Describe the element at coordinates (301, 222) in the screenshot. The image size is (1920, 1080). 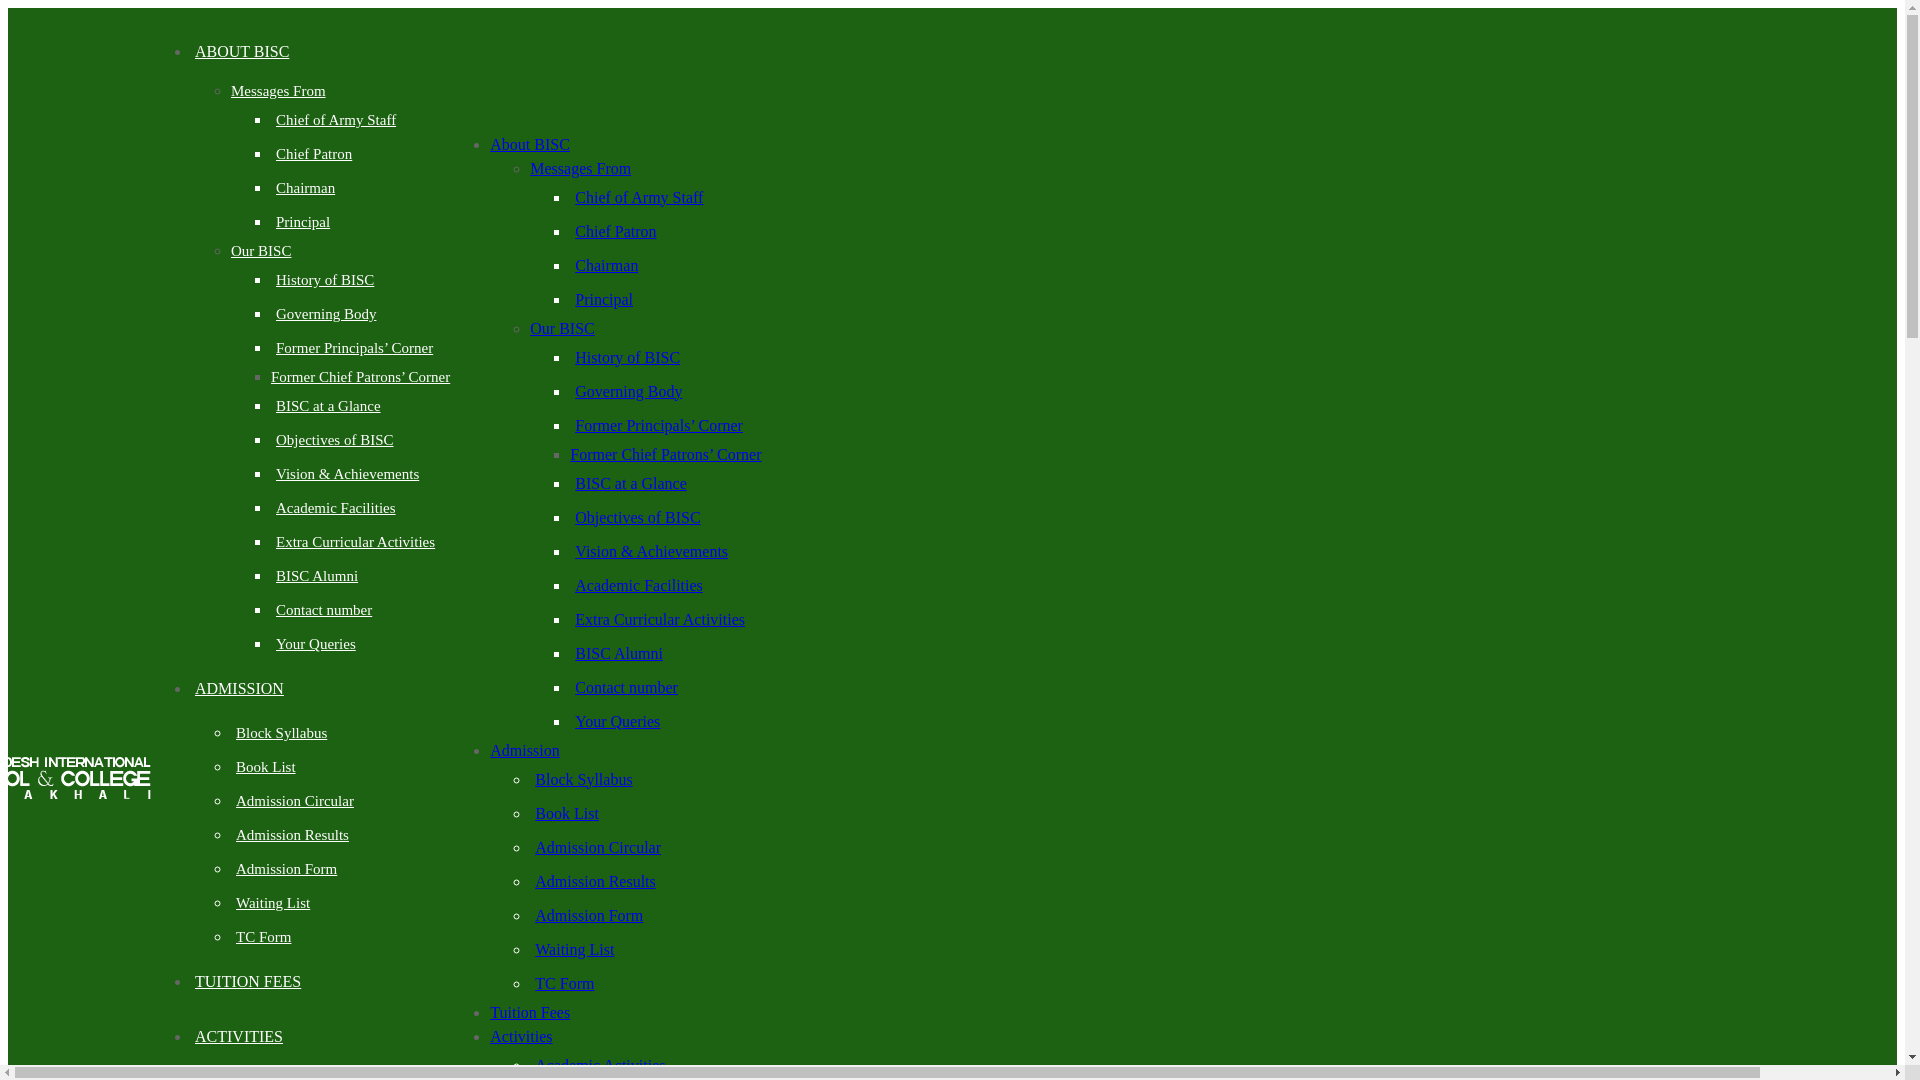
I see `'Principal'` at that location.